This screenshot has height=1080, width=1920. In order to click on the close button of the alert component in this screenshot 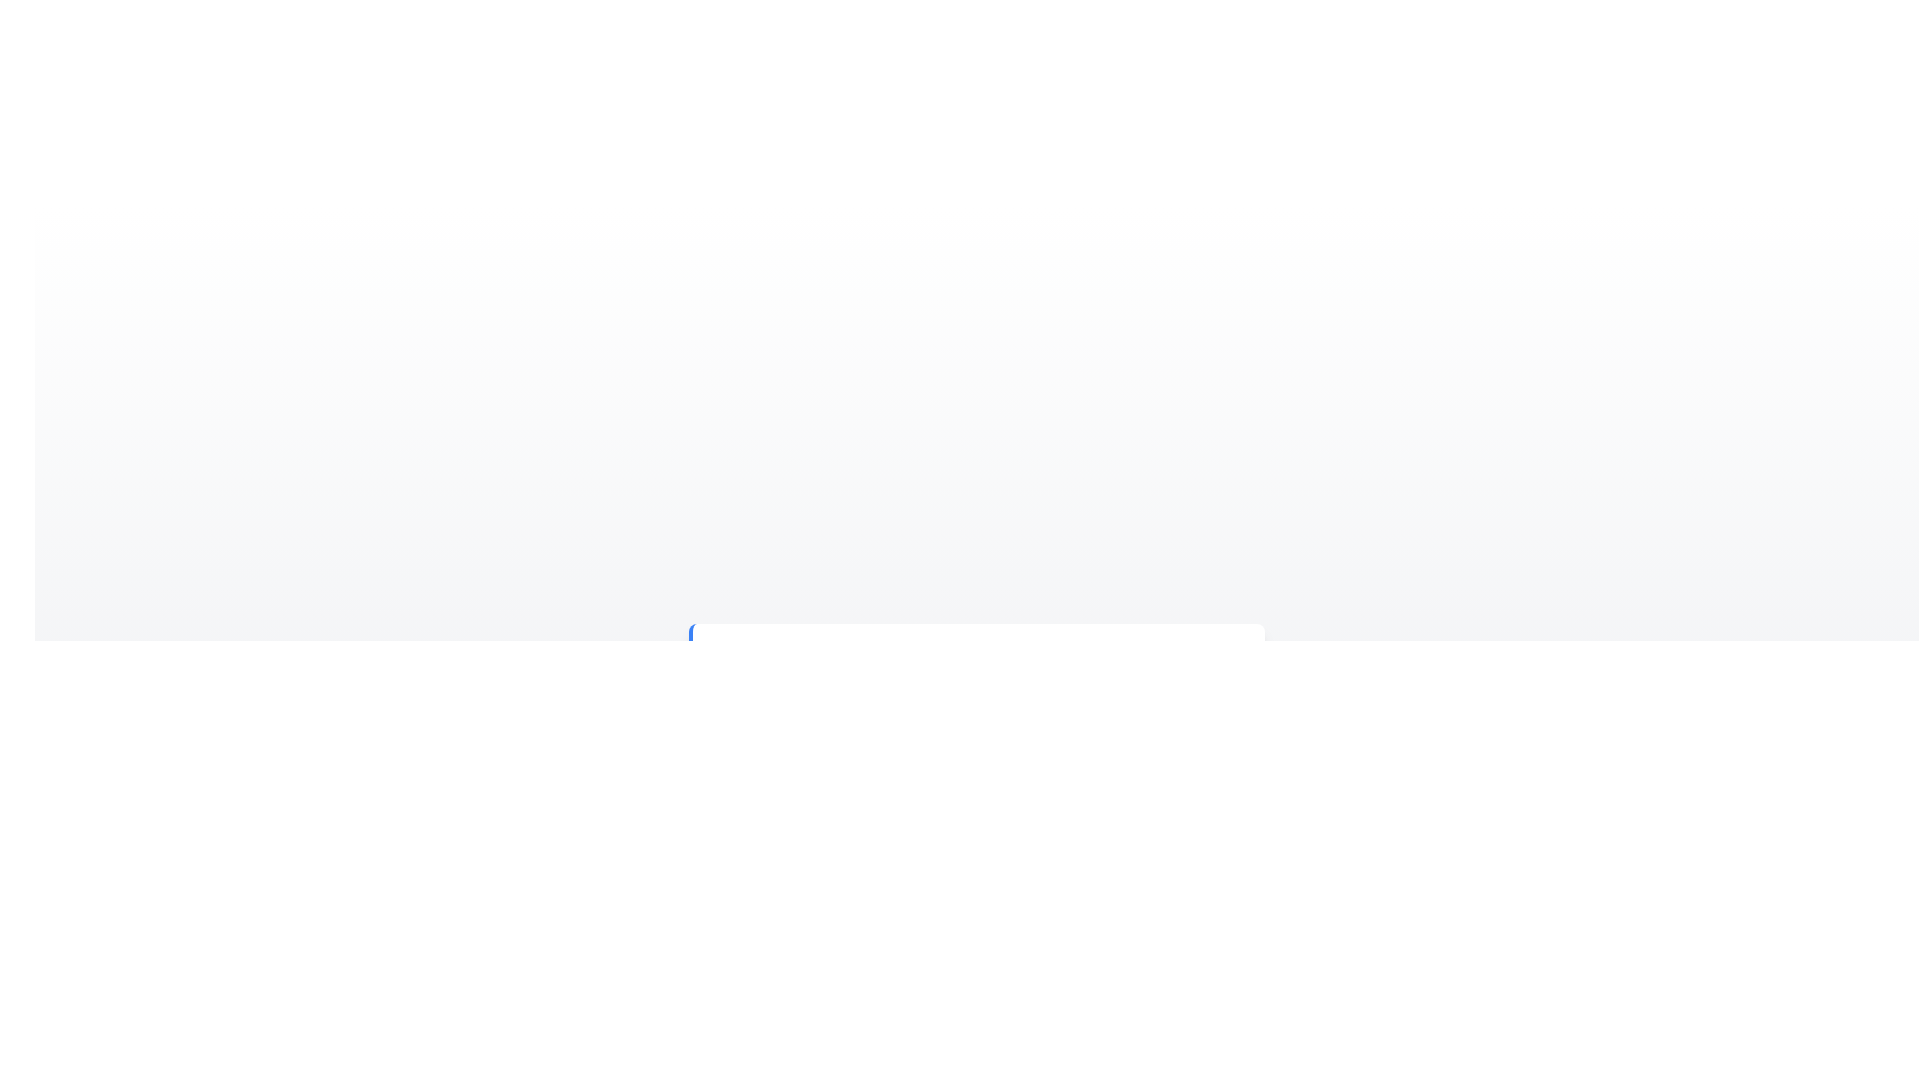, I will do `click(1236, 651)`.